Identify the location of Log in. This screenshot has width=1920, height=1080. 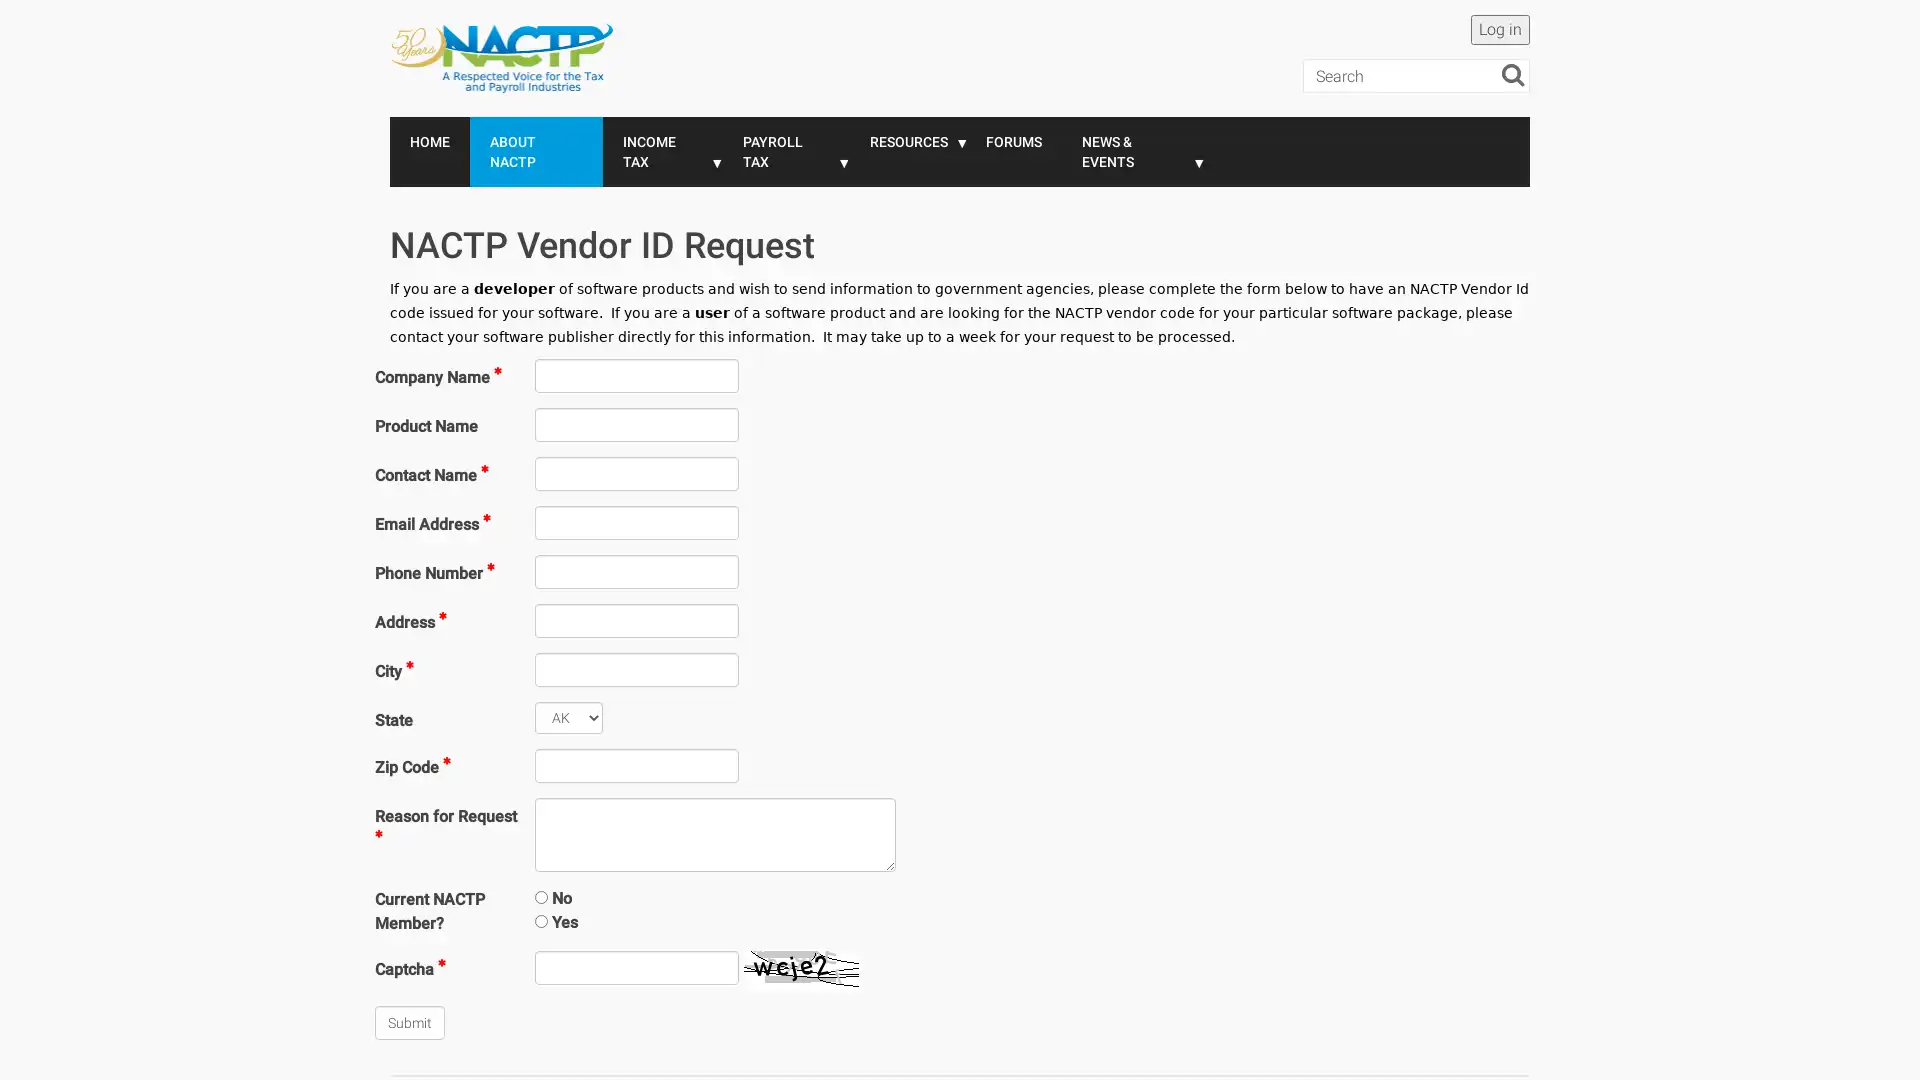
(1500, 30).